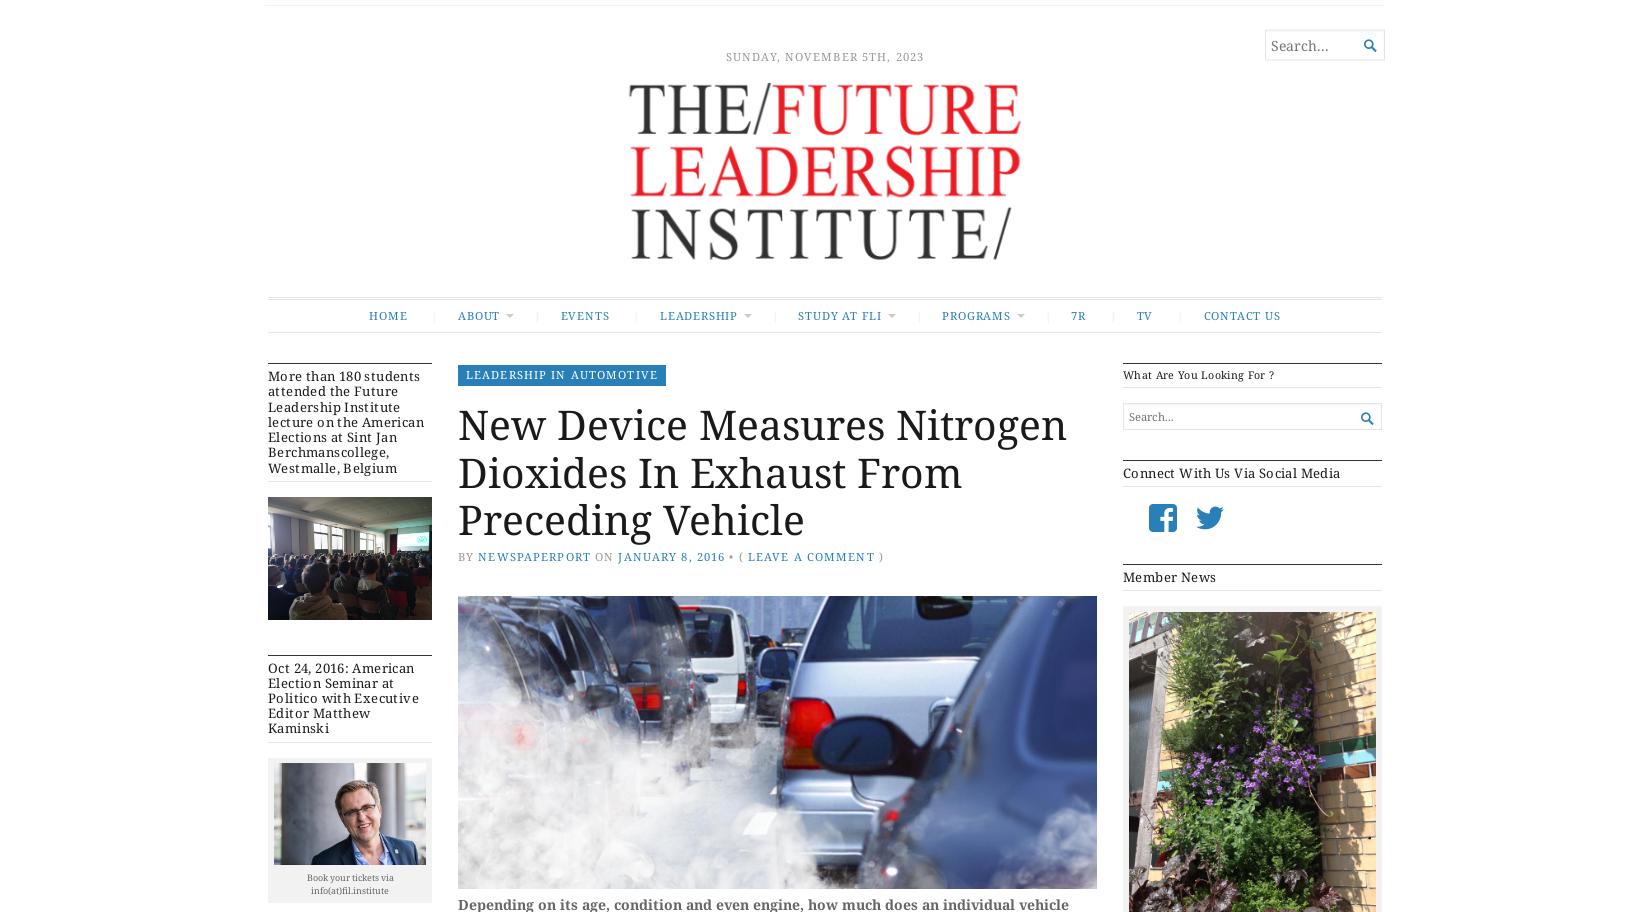  I want to click on 'Study at FLI', so click(796, 314).